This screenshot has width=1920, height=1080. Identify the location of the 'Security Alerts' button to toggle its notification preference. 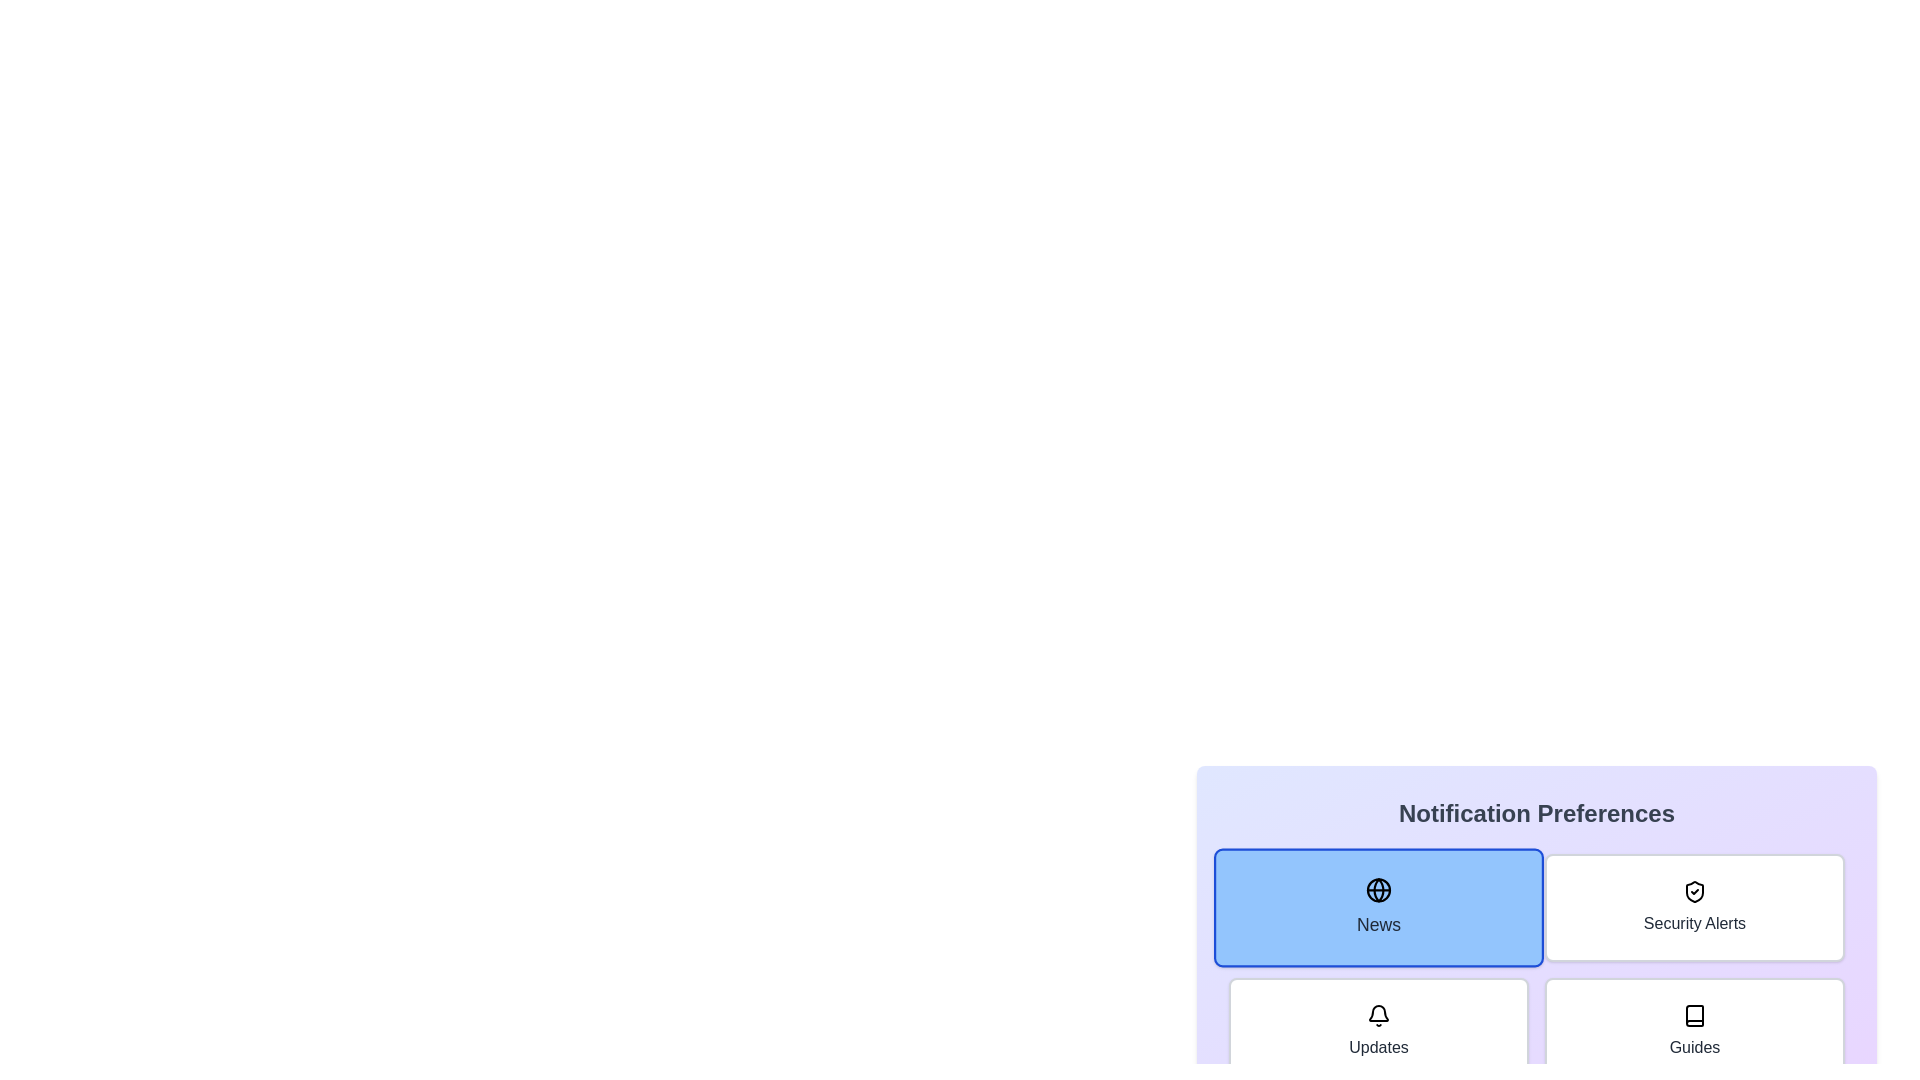
(1693, 907).